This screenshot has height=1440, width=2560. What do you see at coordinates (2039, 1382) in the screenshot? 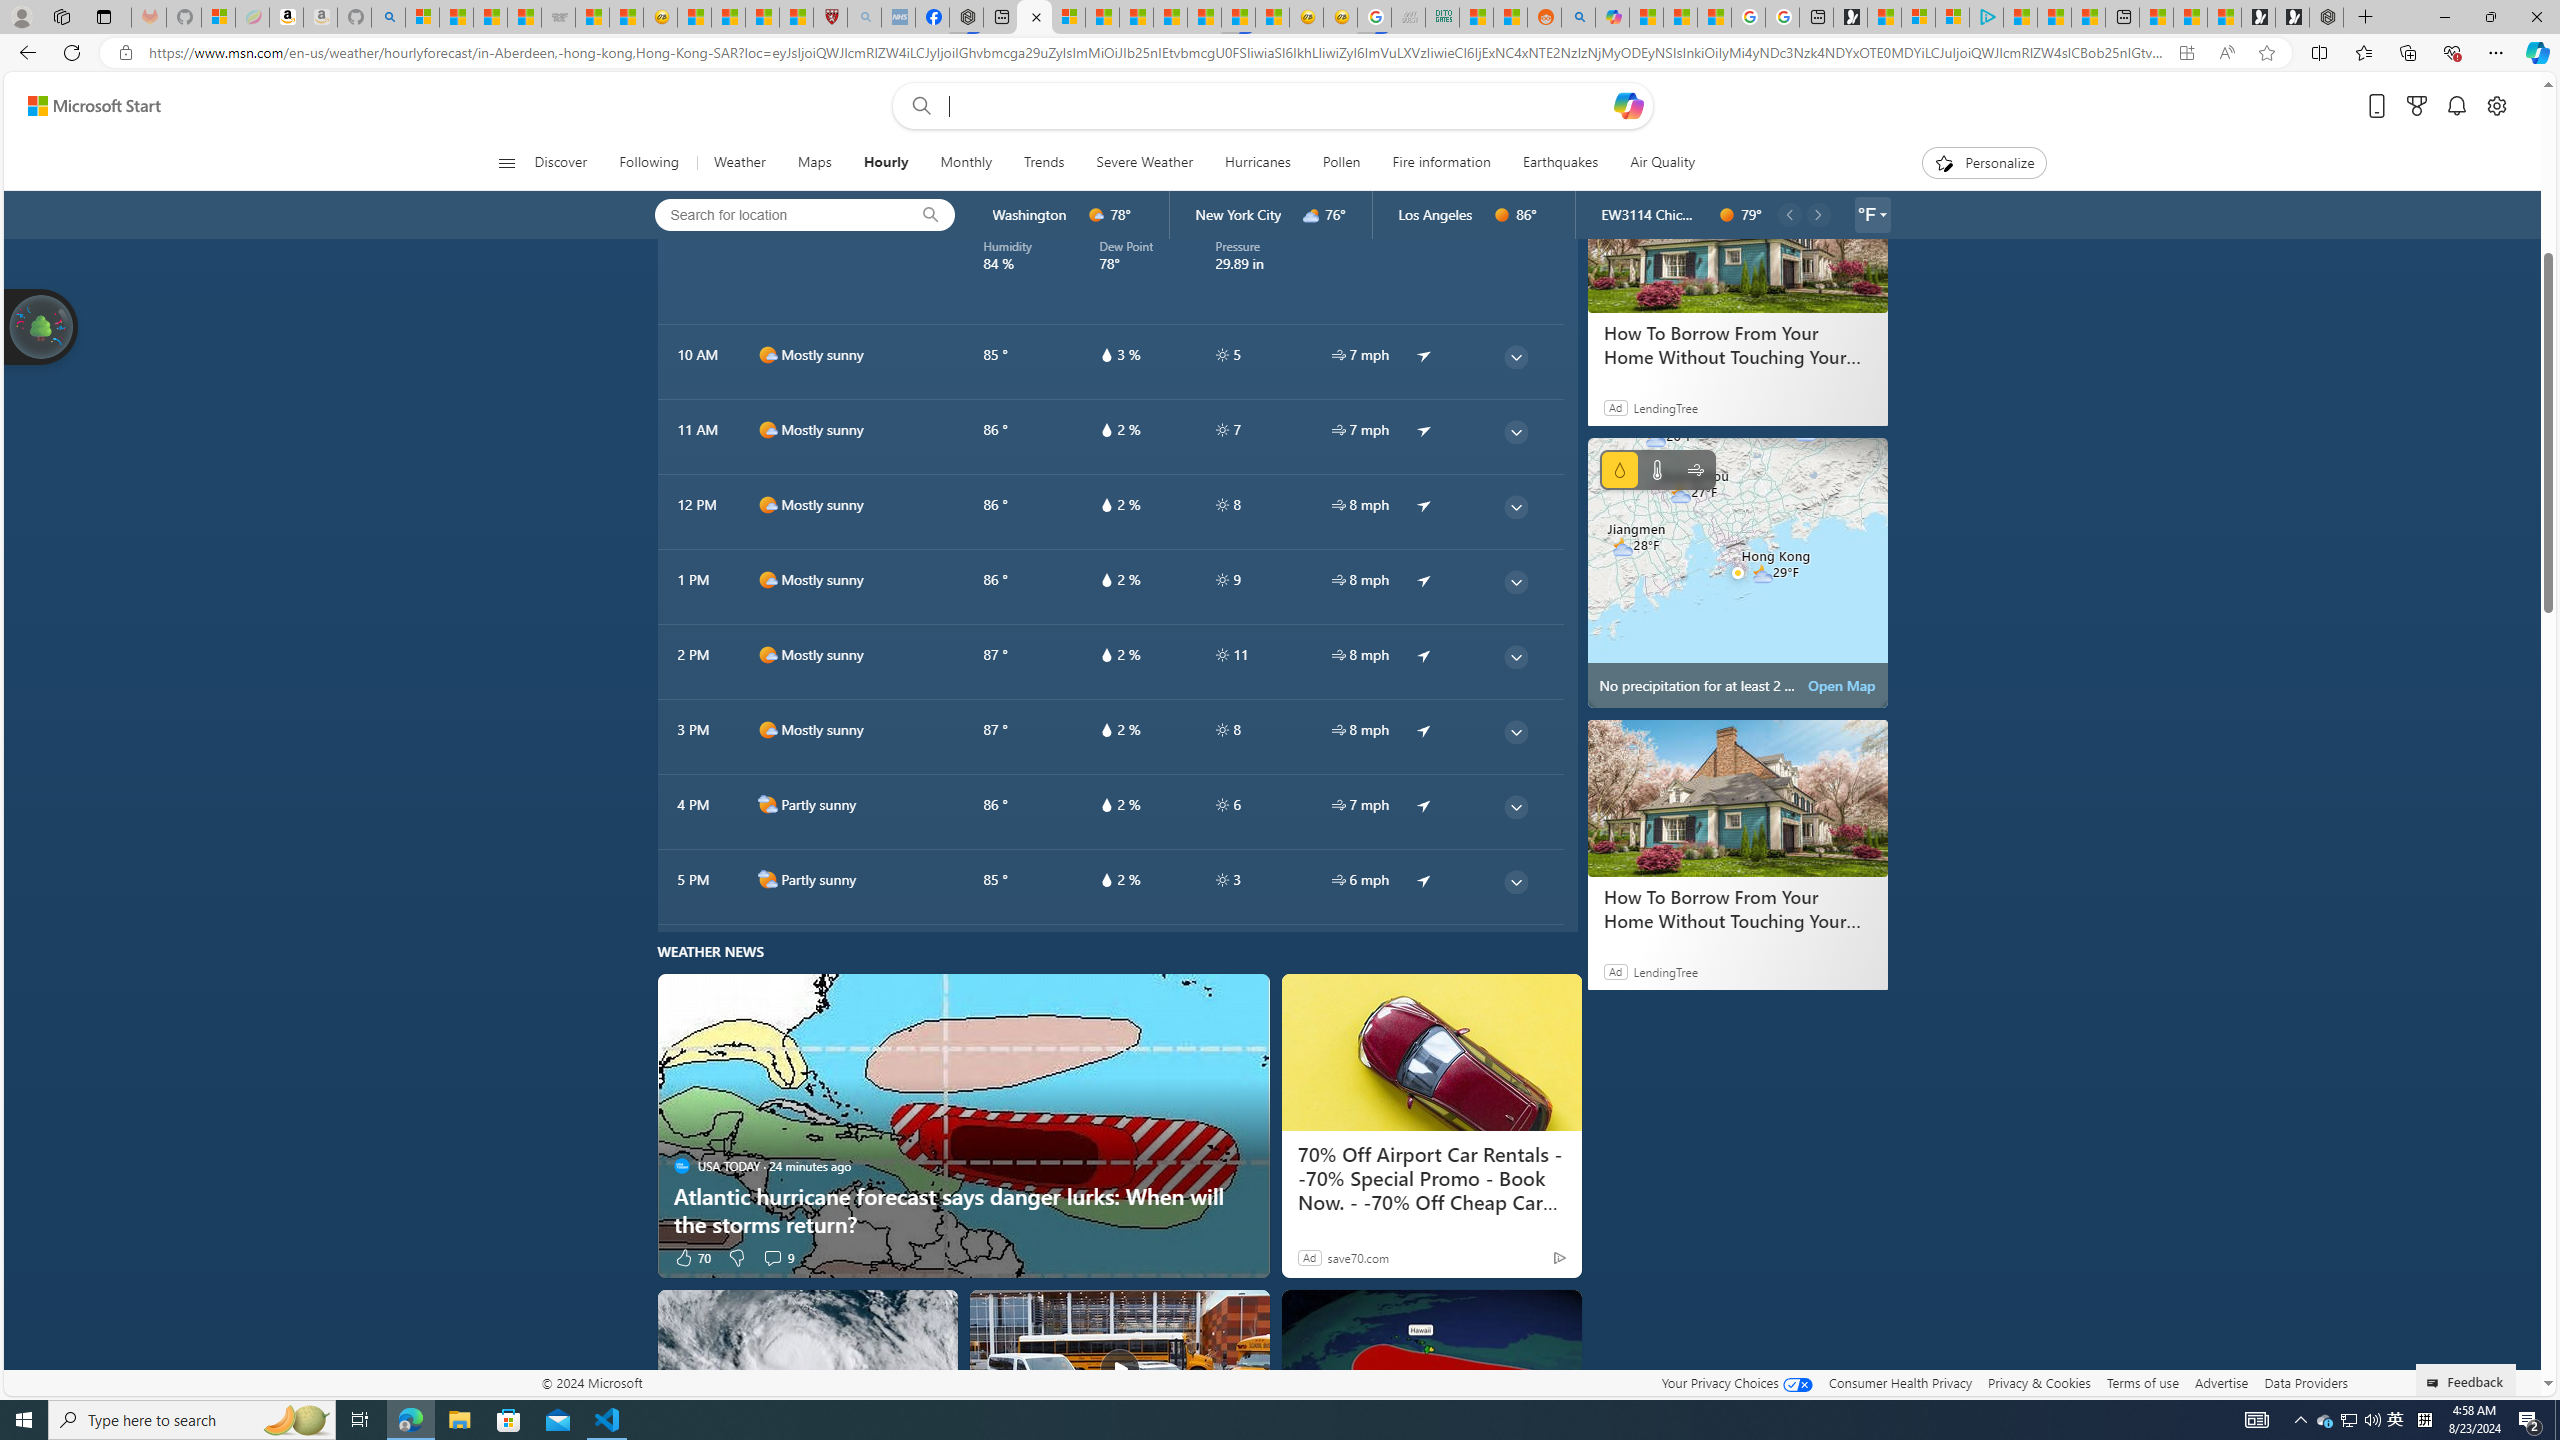
I see `'Privacy & Cookies'` at bounding box center [2039, 1382].